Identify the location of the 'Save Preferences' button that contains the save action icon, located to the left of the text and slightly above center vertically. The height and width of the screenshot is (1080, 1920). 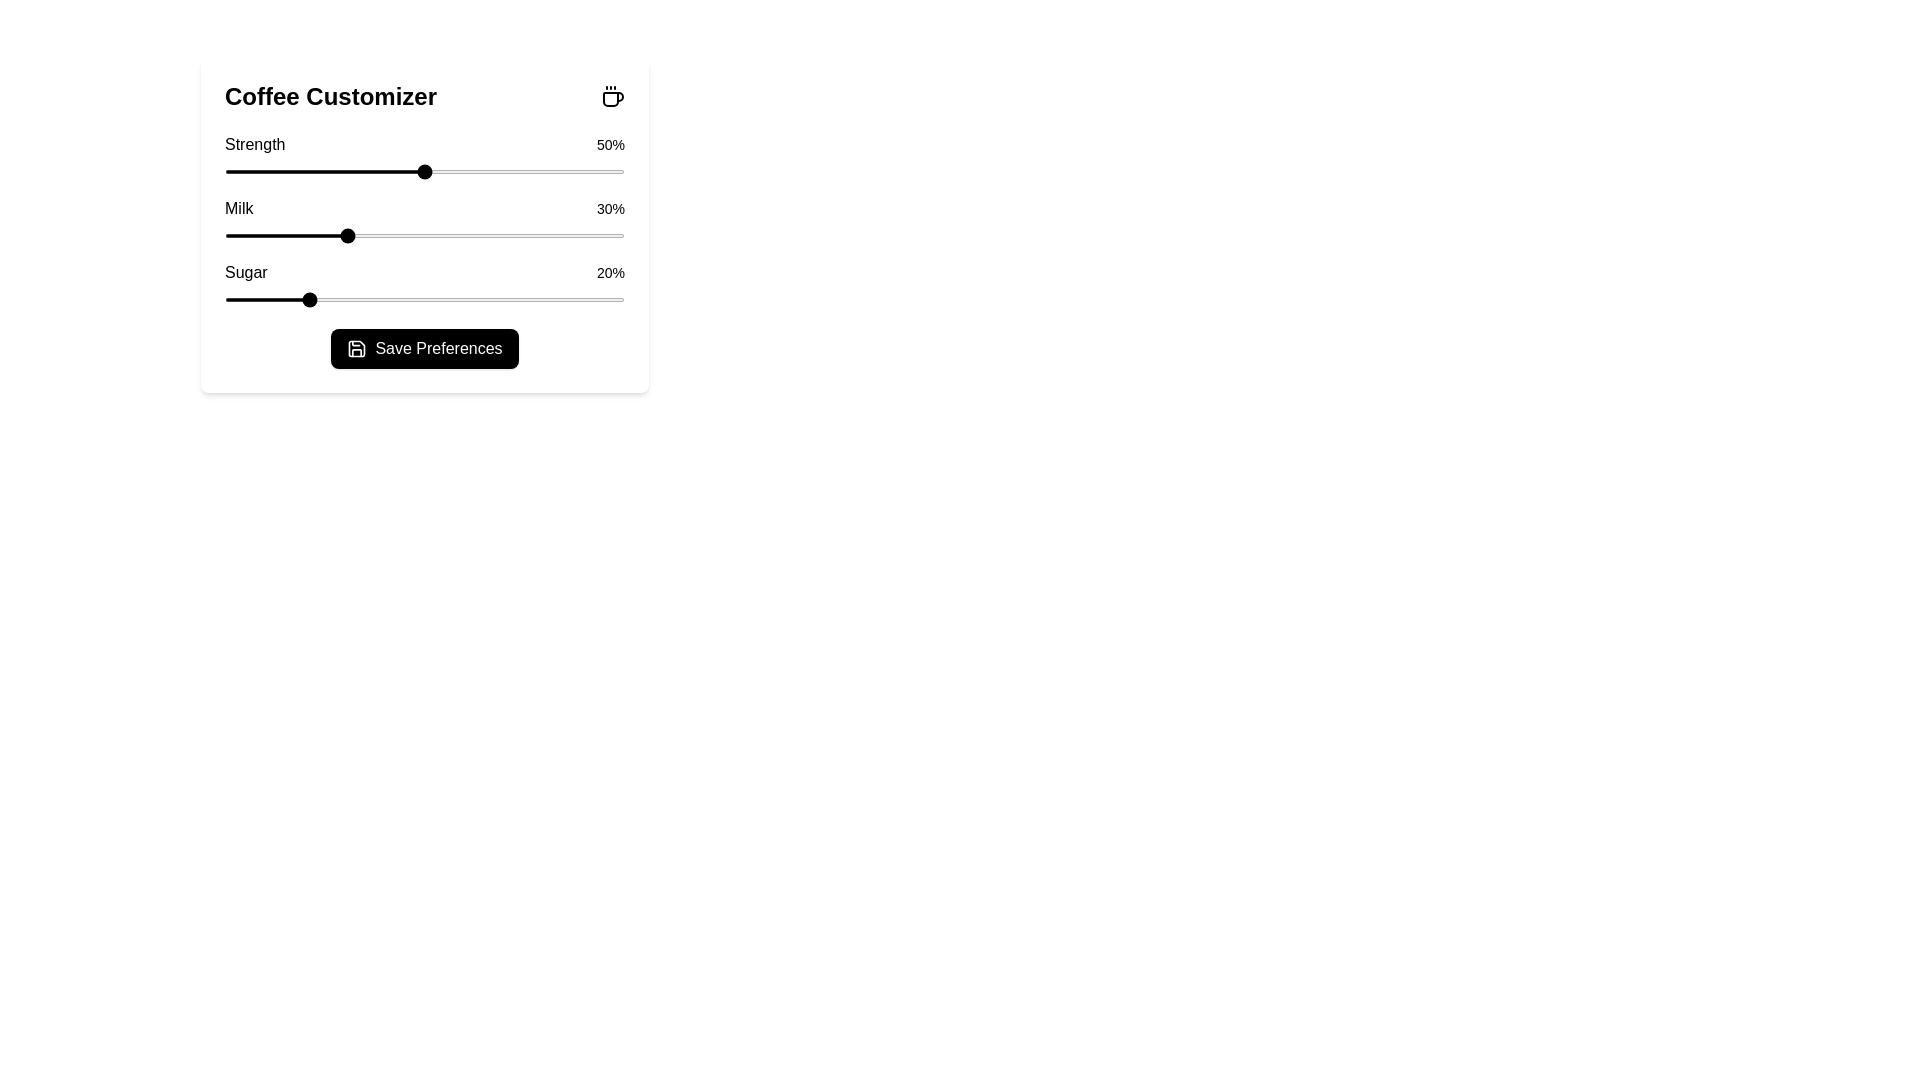
(357, 347).